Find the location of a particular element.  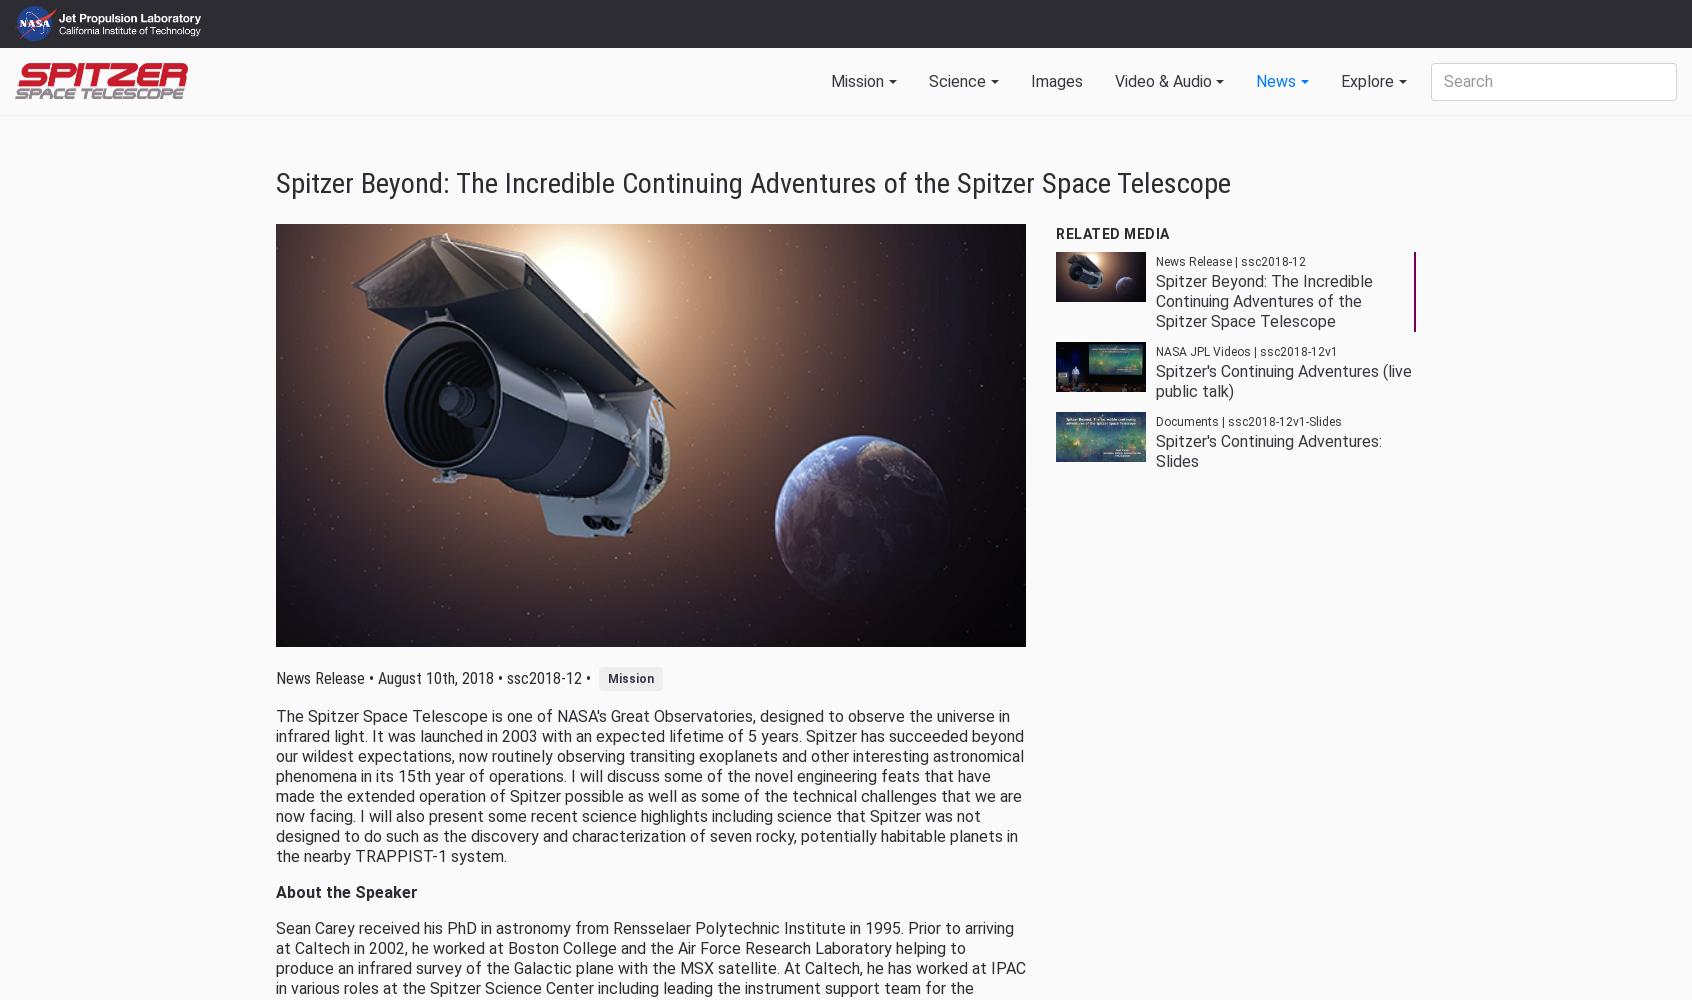

'Spitzer's Continuing Adventures: Slides' is located at coordinates (1153, 450).